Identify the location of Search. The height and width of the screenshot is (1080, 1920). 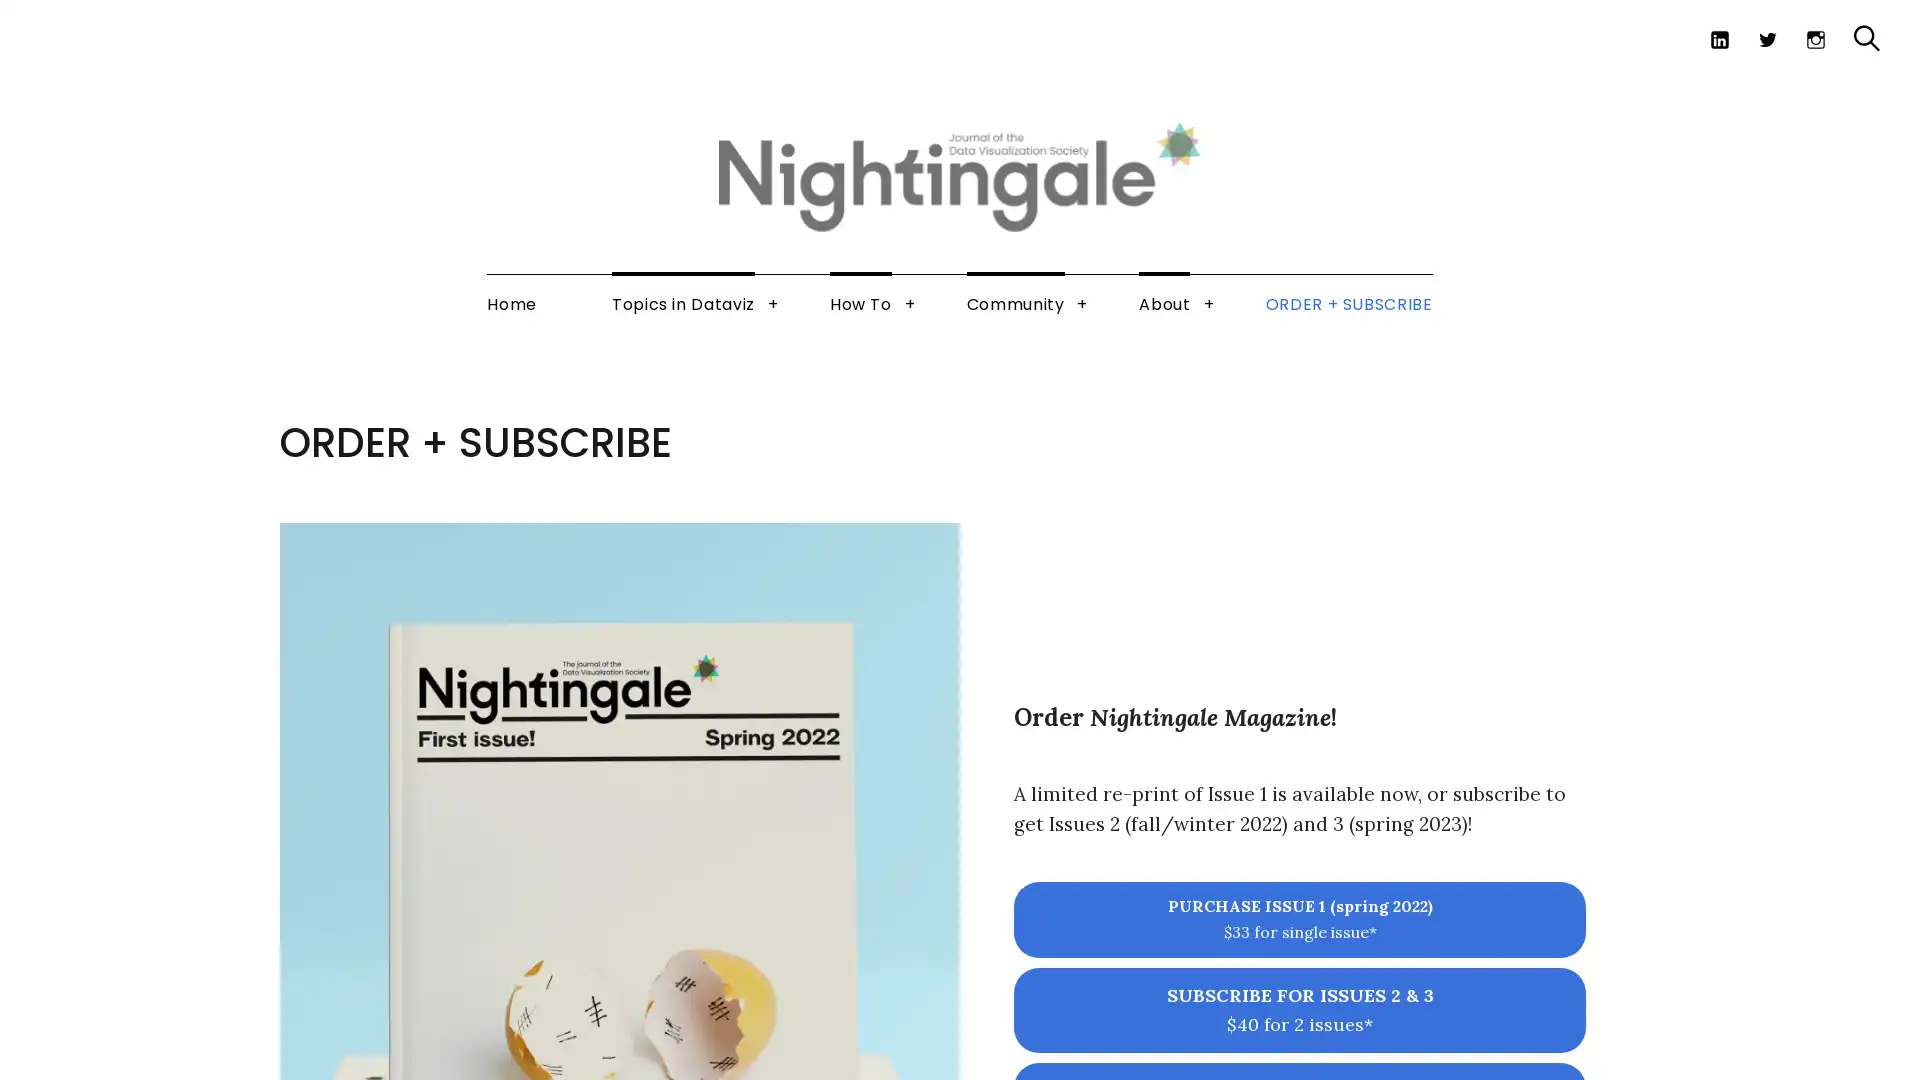
(1824, 29).